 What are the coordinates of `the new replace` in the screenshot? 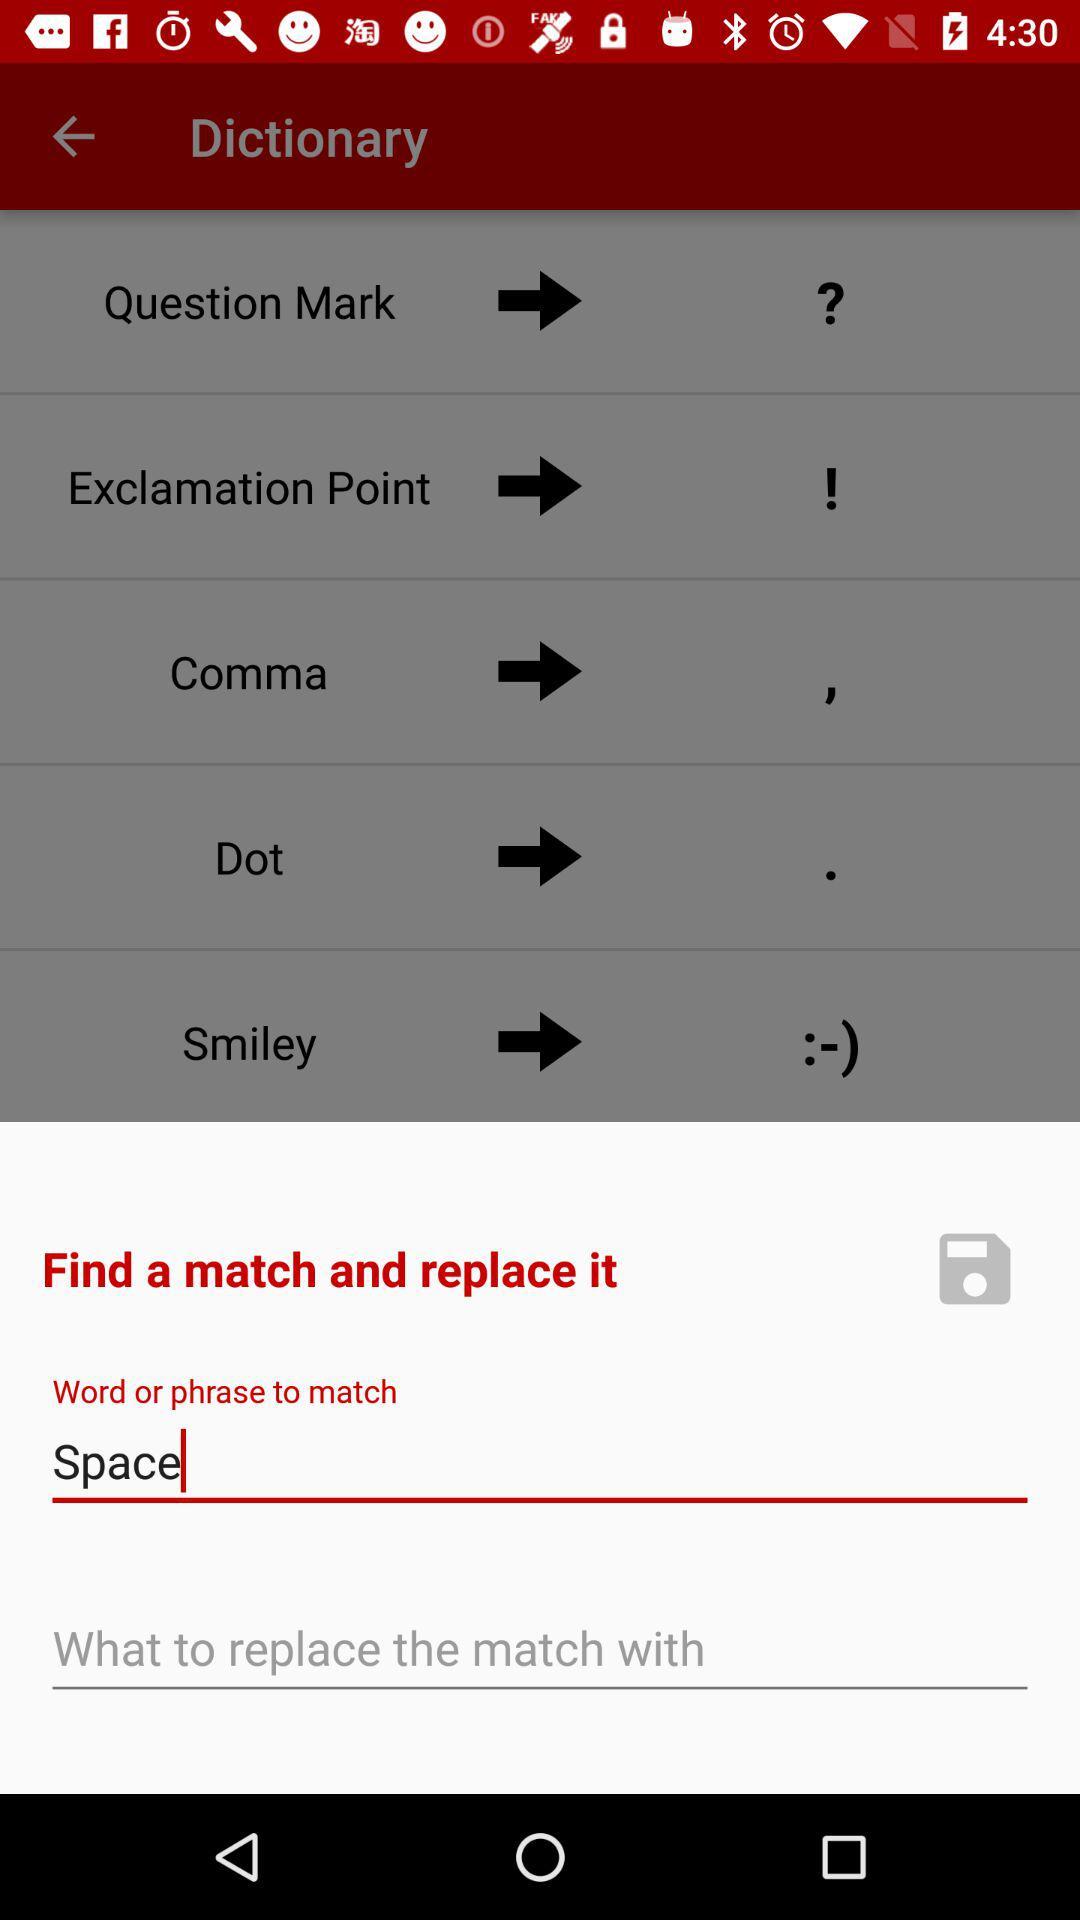 It's located at (974, 1267).